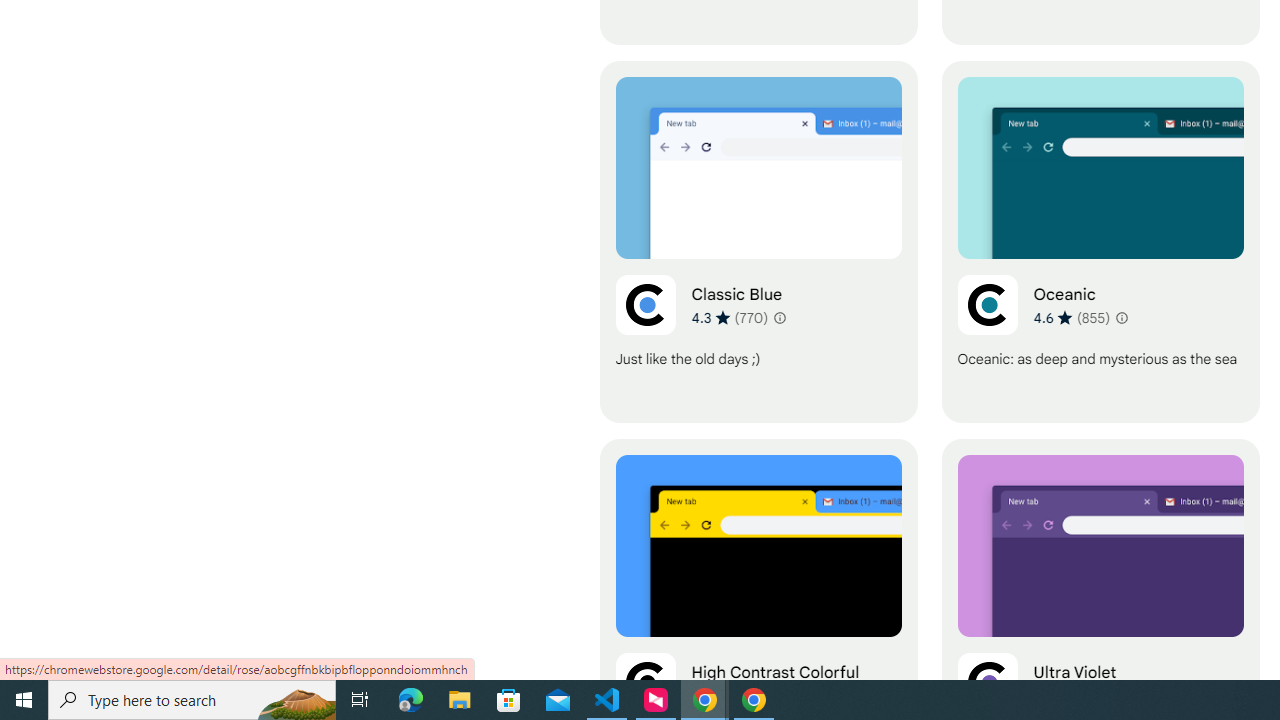  Describe the element at coordinates (1099, 241) in the screenshot. I see `'Oceanic'` at that location.